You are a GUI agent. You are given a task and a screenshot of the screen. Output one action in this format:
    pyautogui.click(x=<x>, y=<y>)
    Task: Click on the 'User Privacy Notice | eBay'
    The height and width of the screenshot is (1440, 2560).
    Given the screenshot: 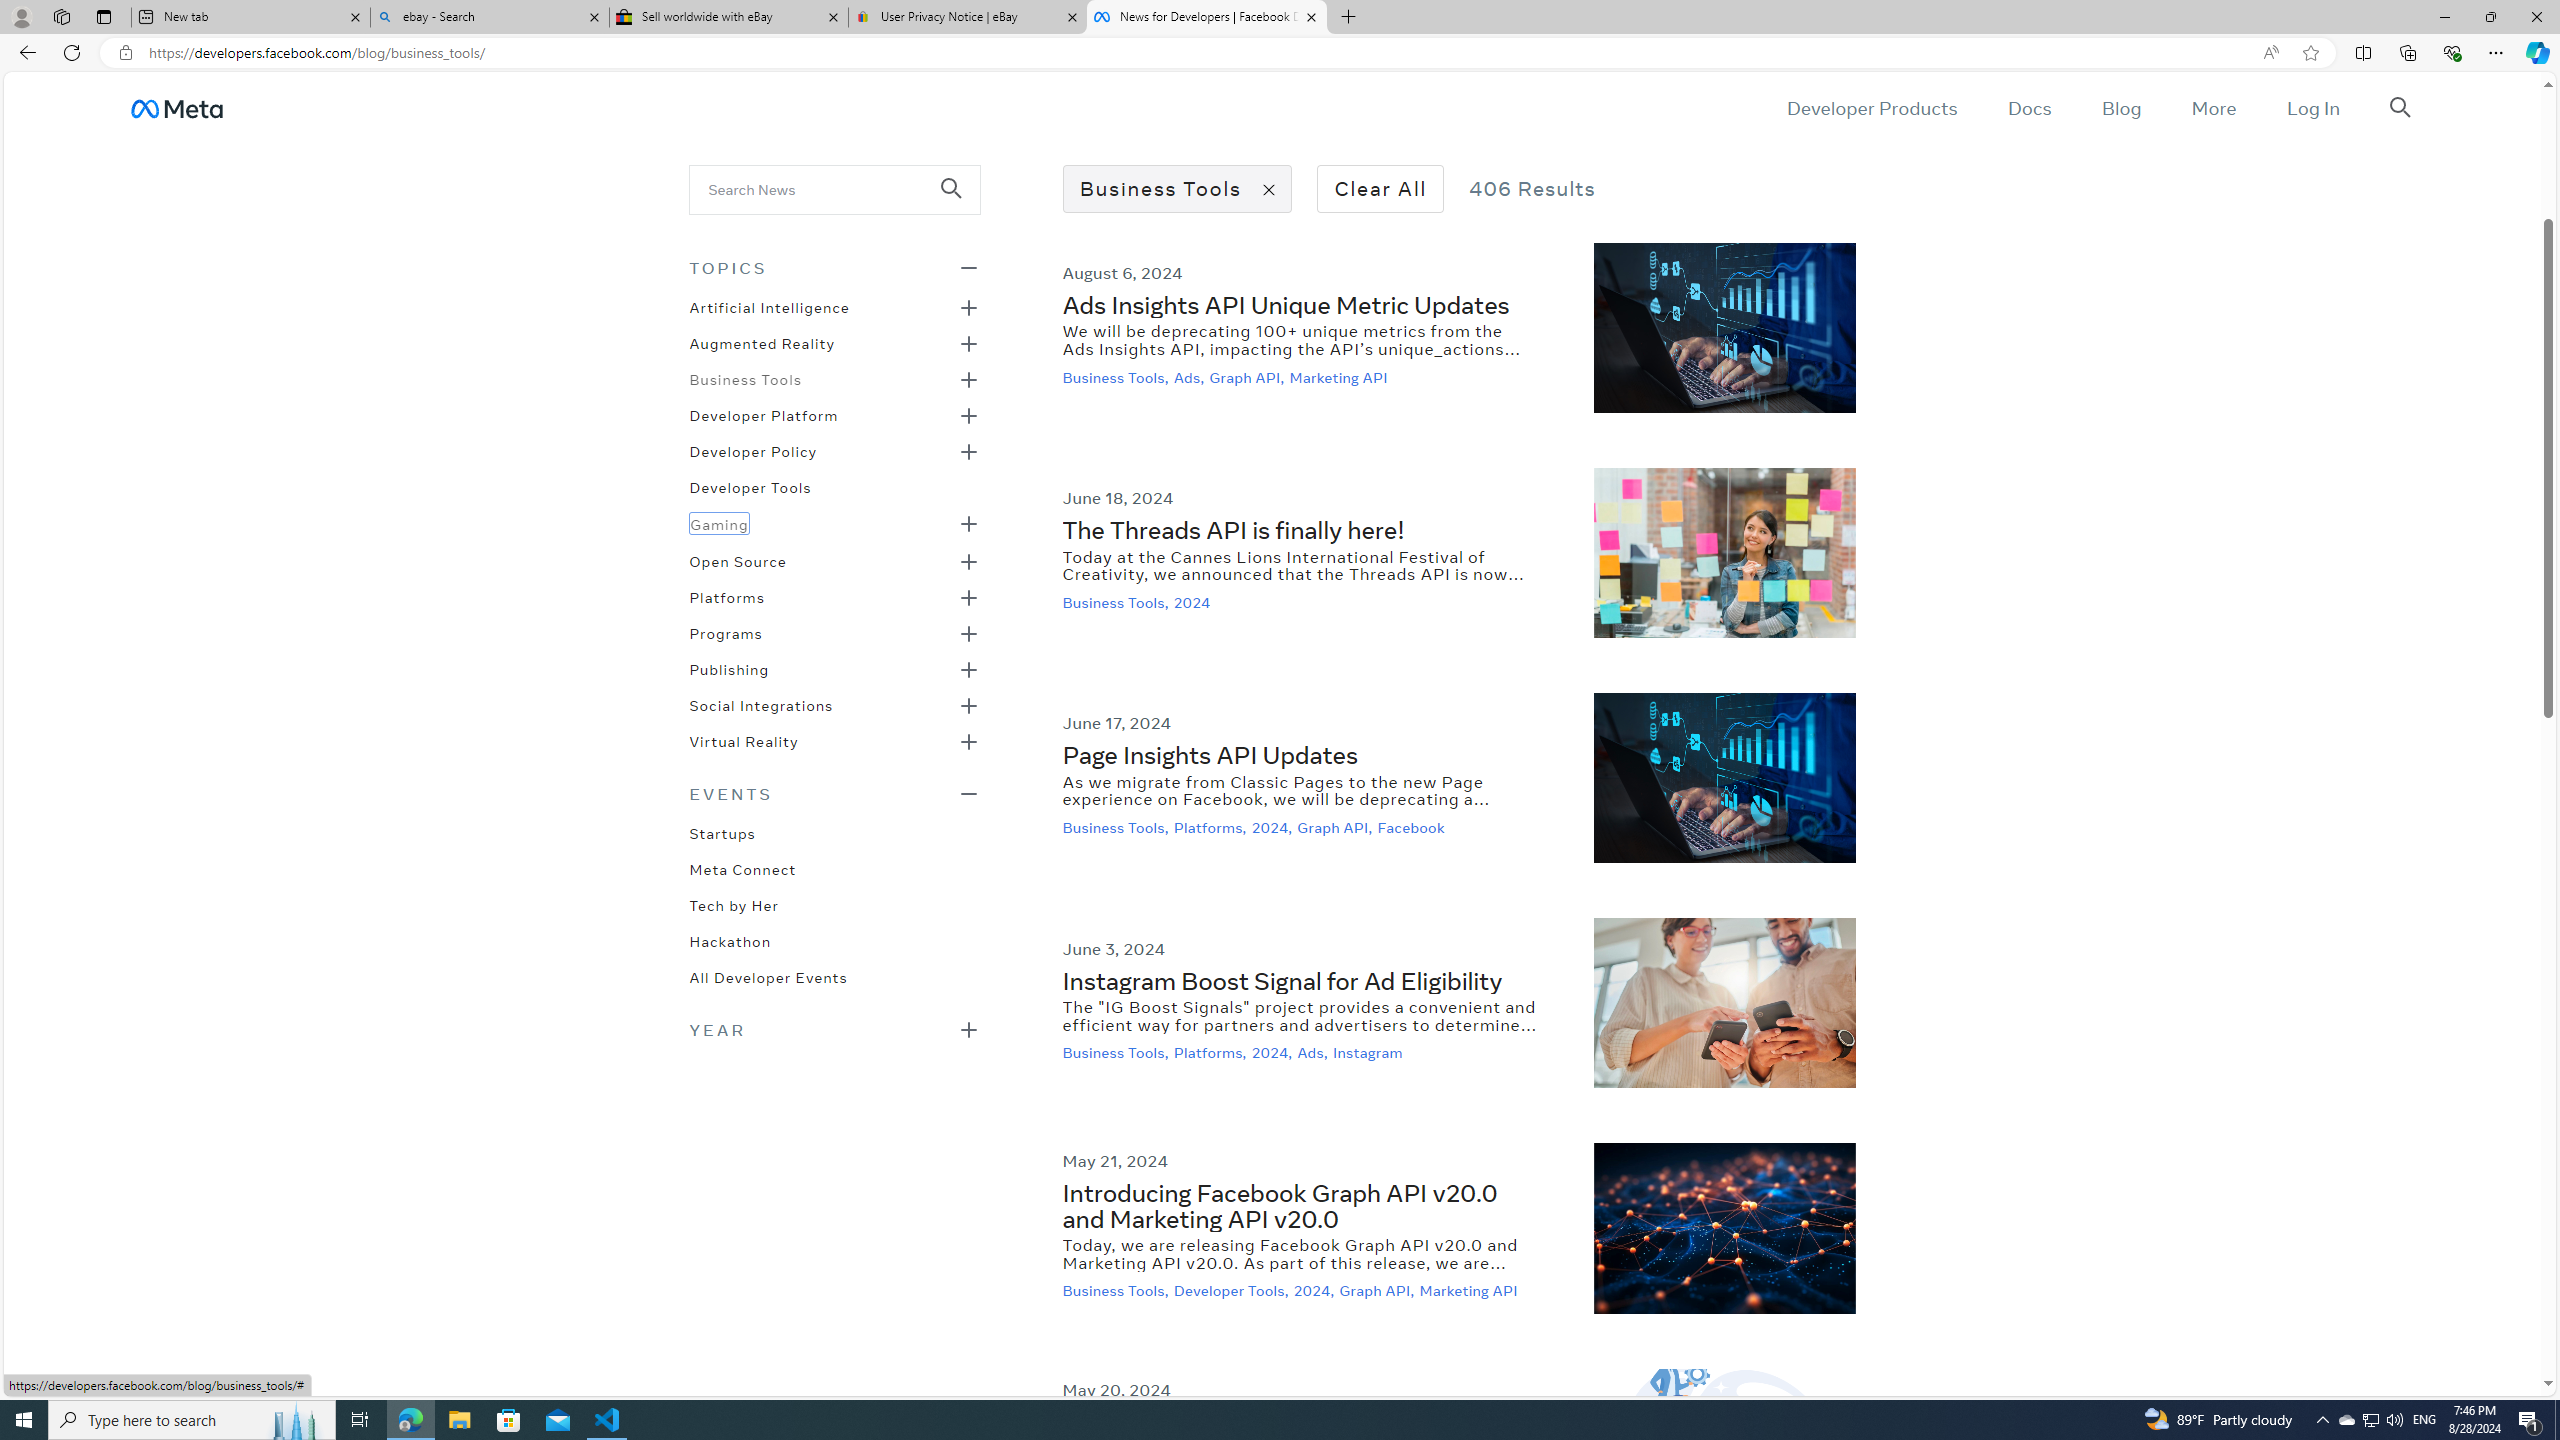 What is the action you would take?
    pyautogui.click(x=966, y=16)
    